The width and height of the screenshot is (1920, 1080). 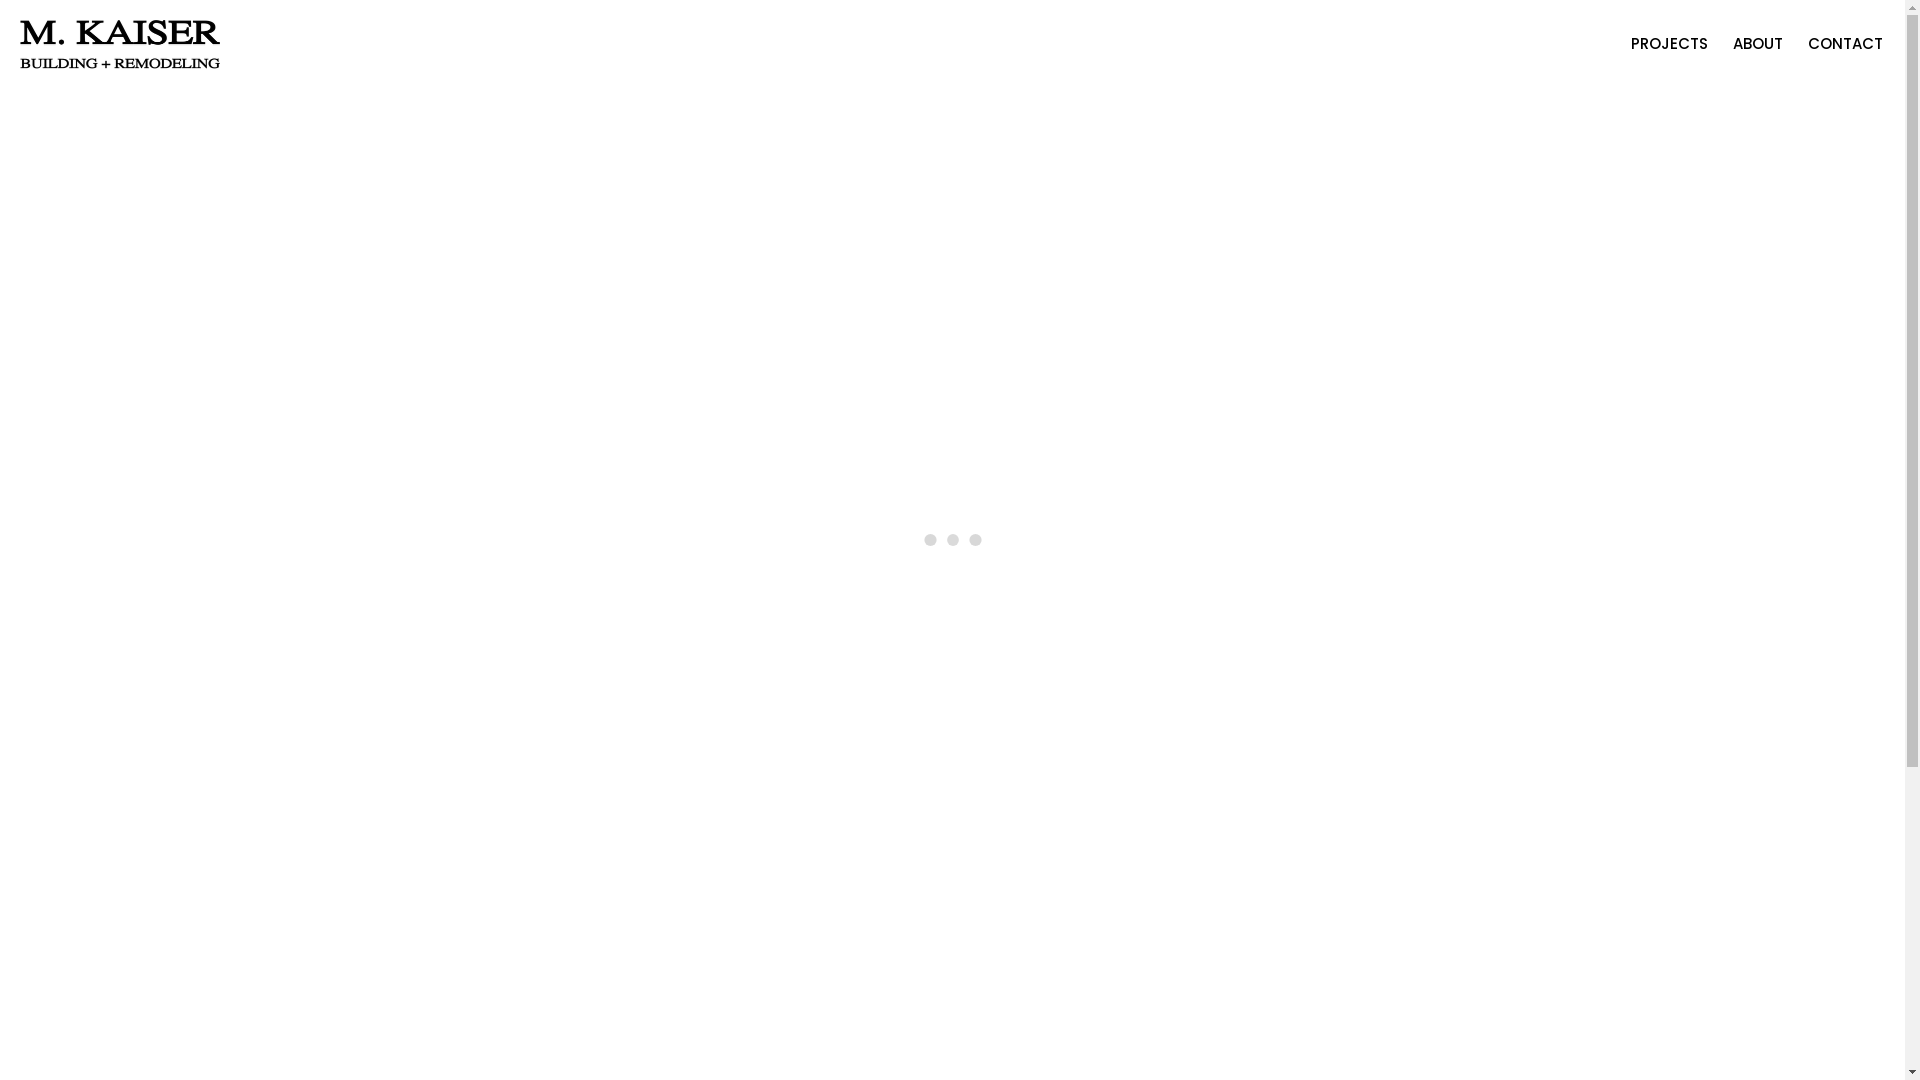 I want to click on 'CONTACT', so click(x=1844, y=45).